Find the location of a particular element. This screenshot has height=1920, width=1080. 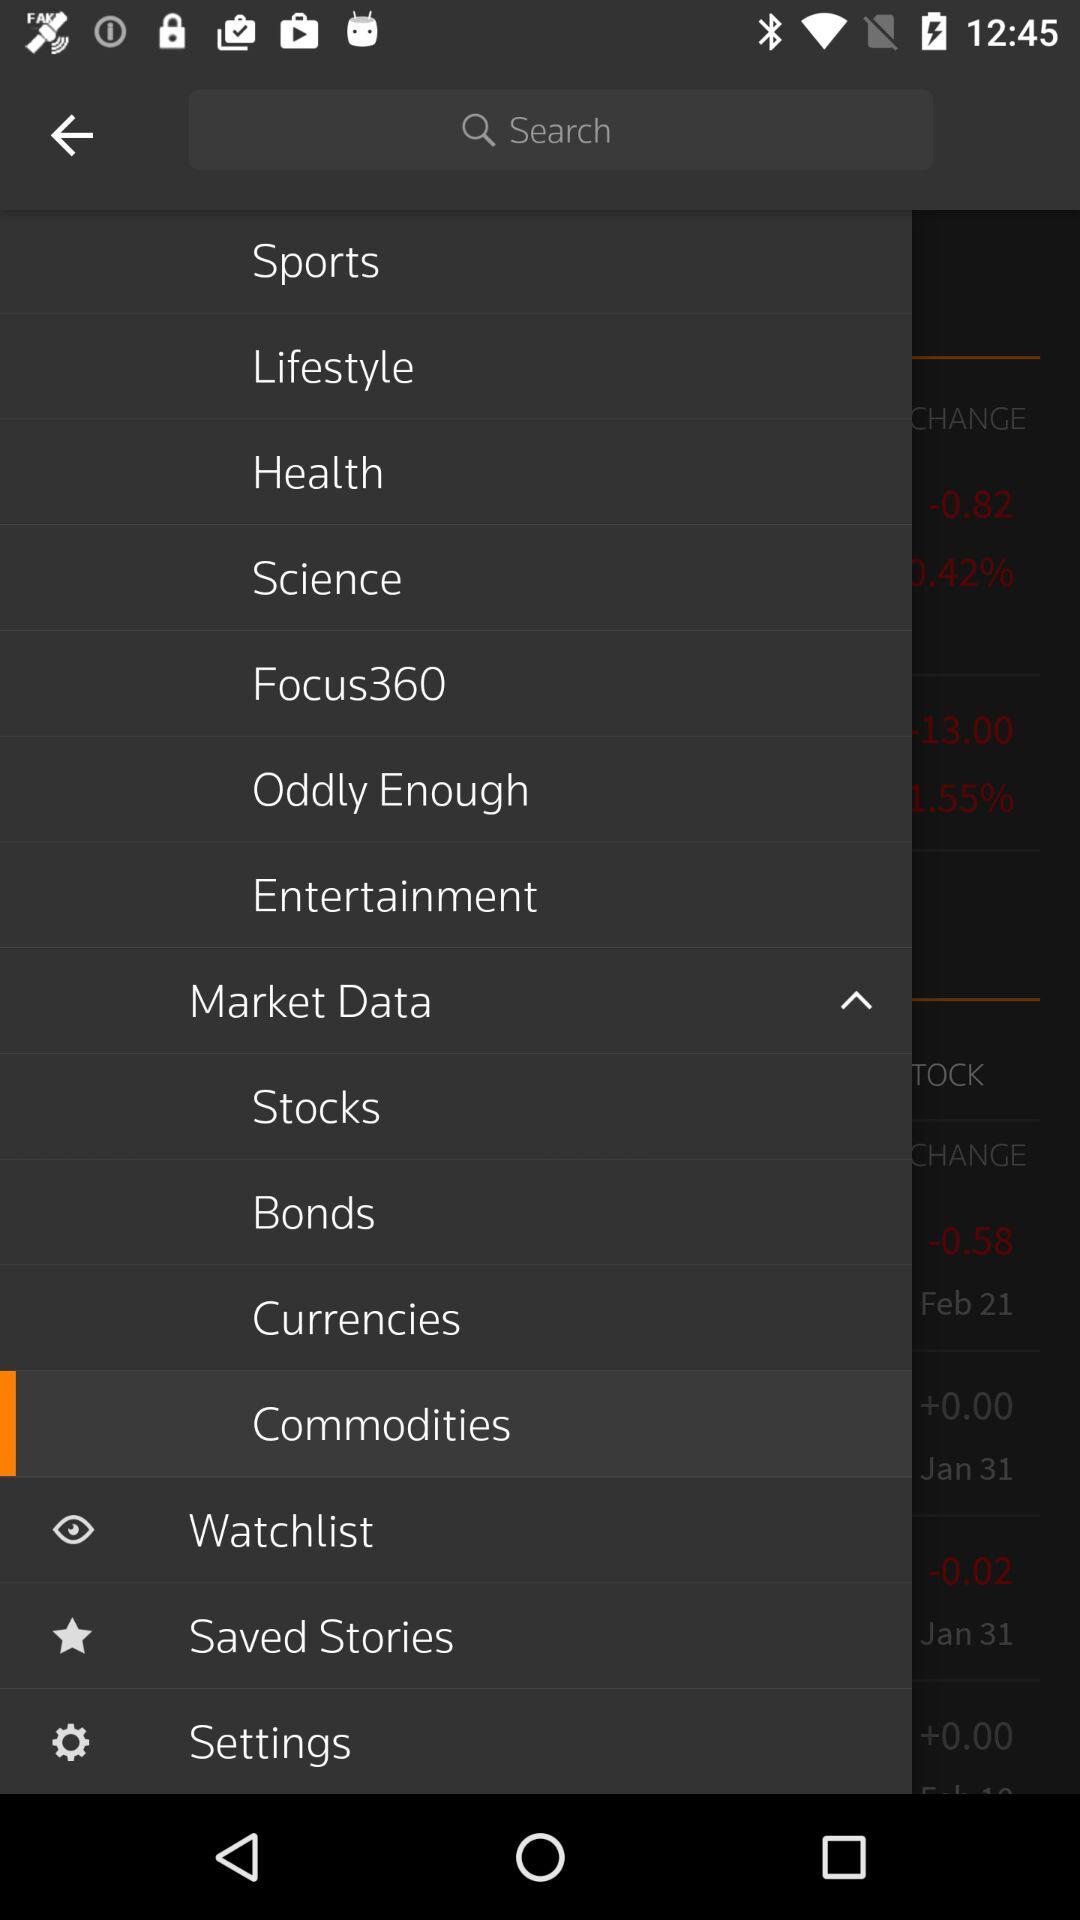

the button which is above the bonds is located at coordinates (367, 1074).